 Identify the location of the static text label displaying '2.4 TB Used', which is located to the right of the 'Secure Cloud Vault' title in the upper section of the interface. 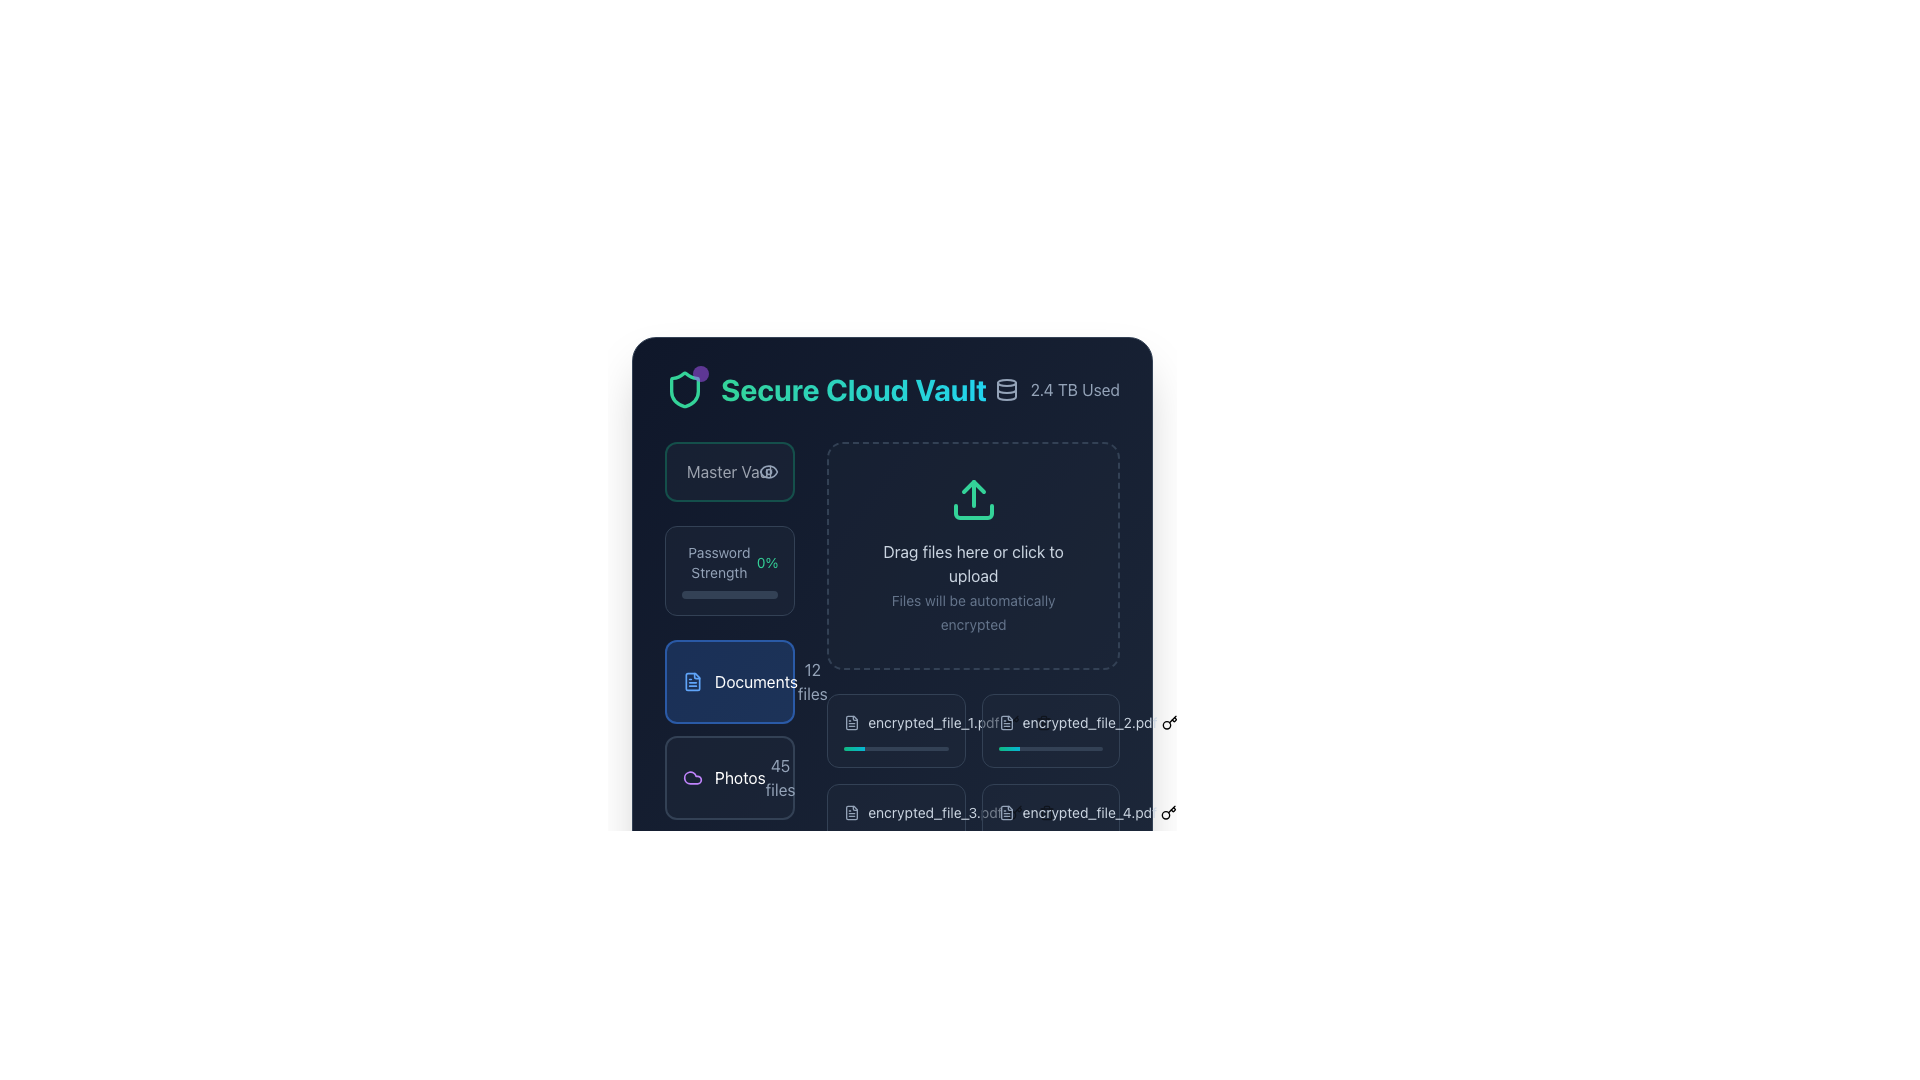
(1074, 389).